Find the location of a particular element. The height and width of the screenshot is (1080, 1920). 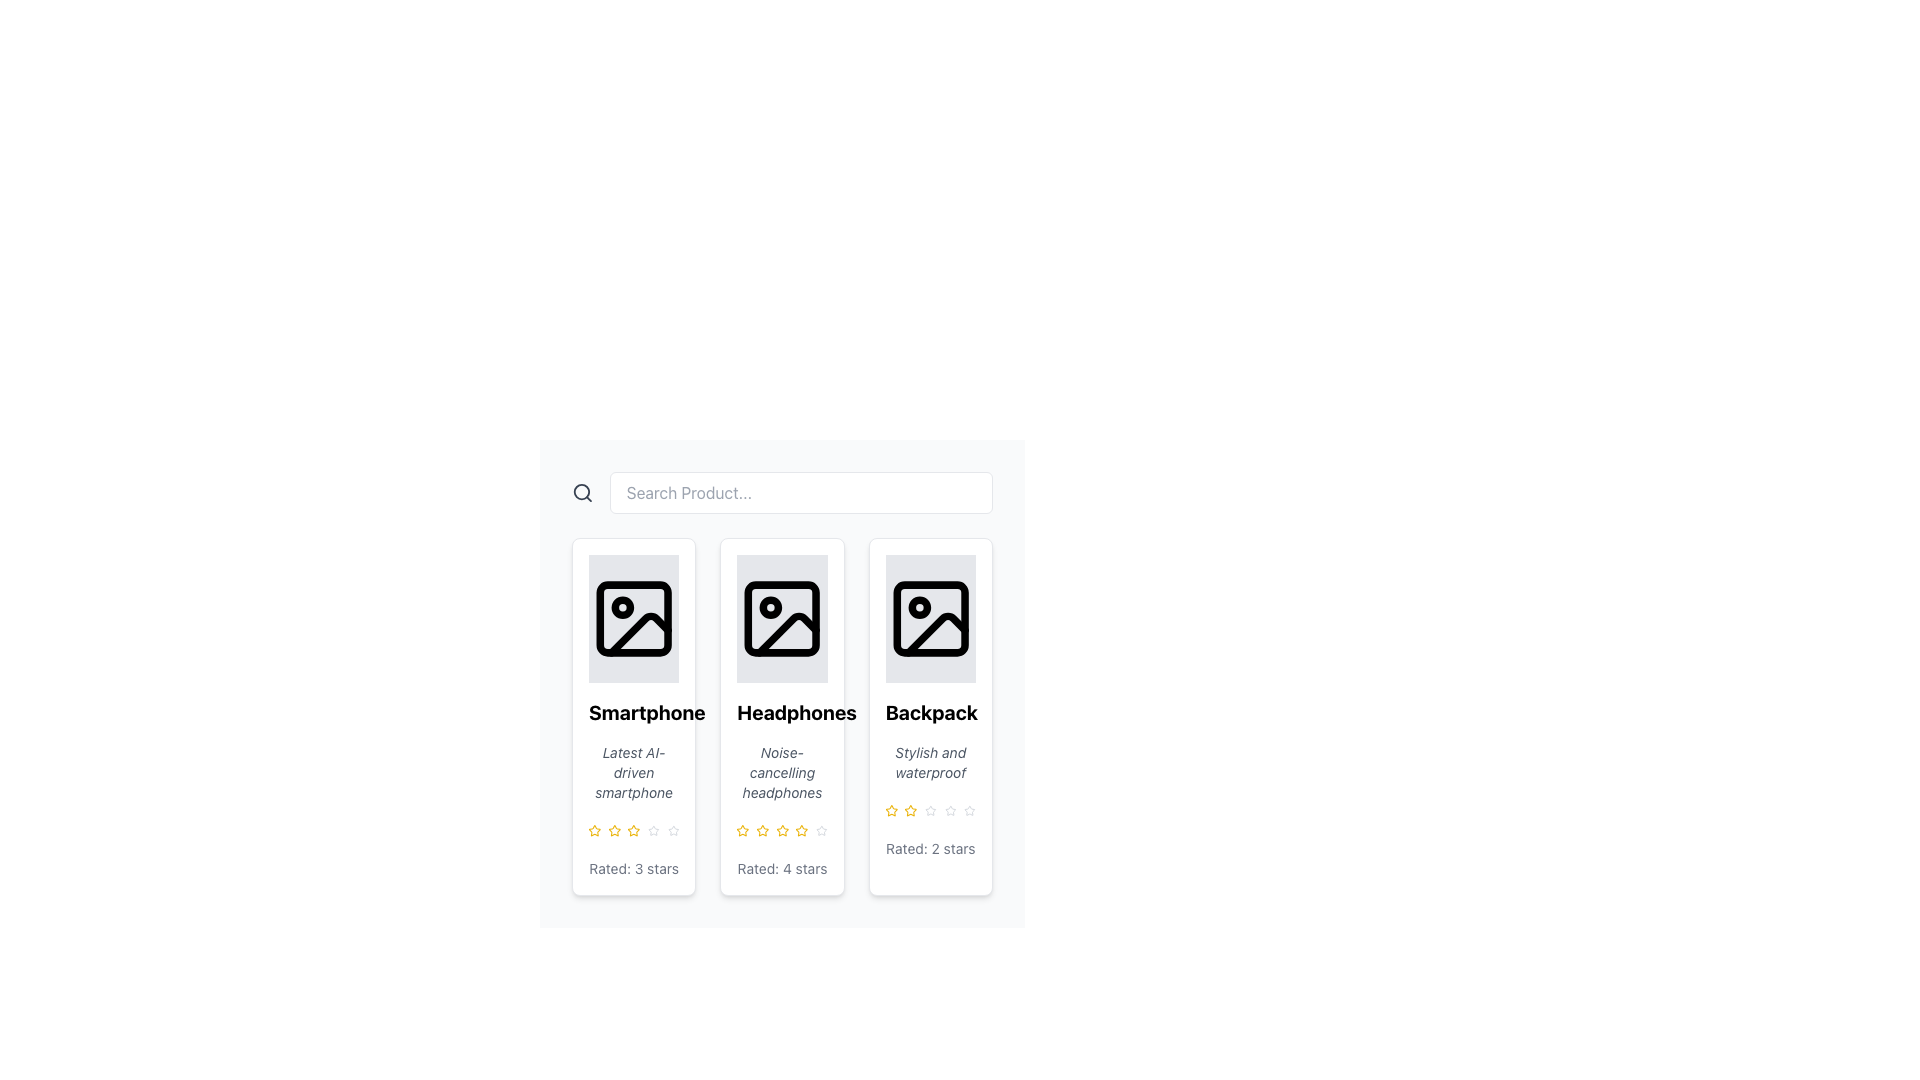

the decorative SVG rectangle element located in the upper-left section of the 'Backpack' product card, which is part of the image icon is located at coordinates (929, 617).